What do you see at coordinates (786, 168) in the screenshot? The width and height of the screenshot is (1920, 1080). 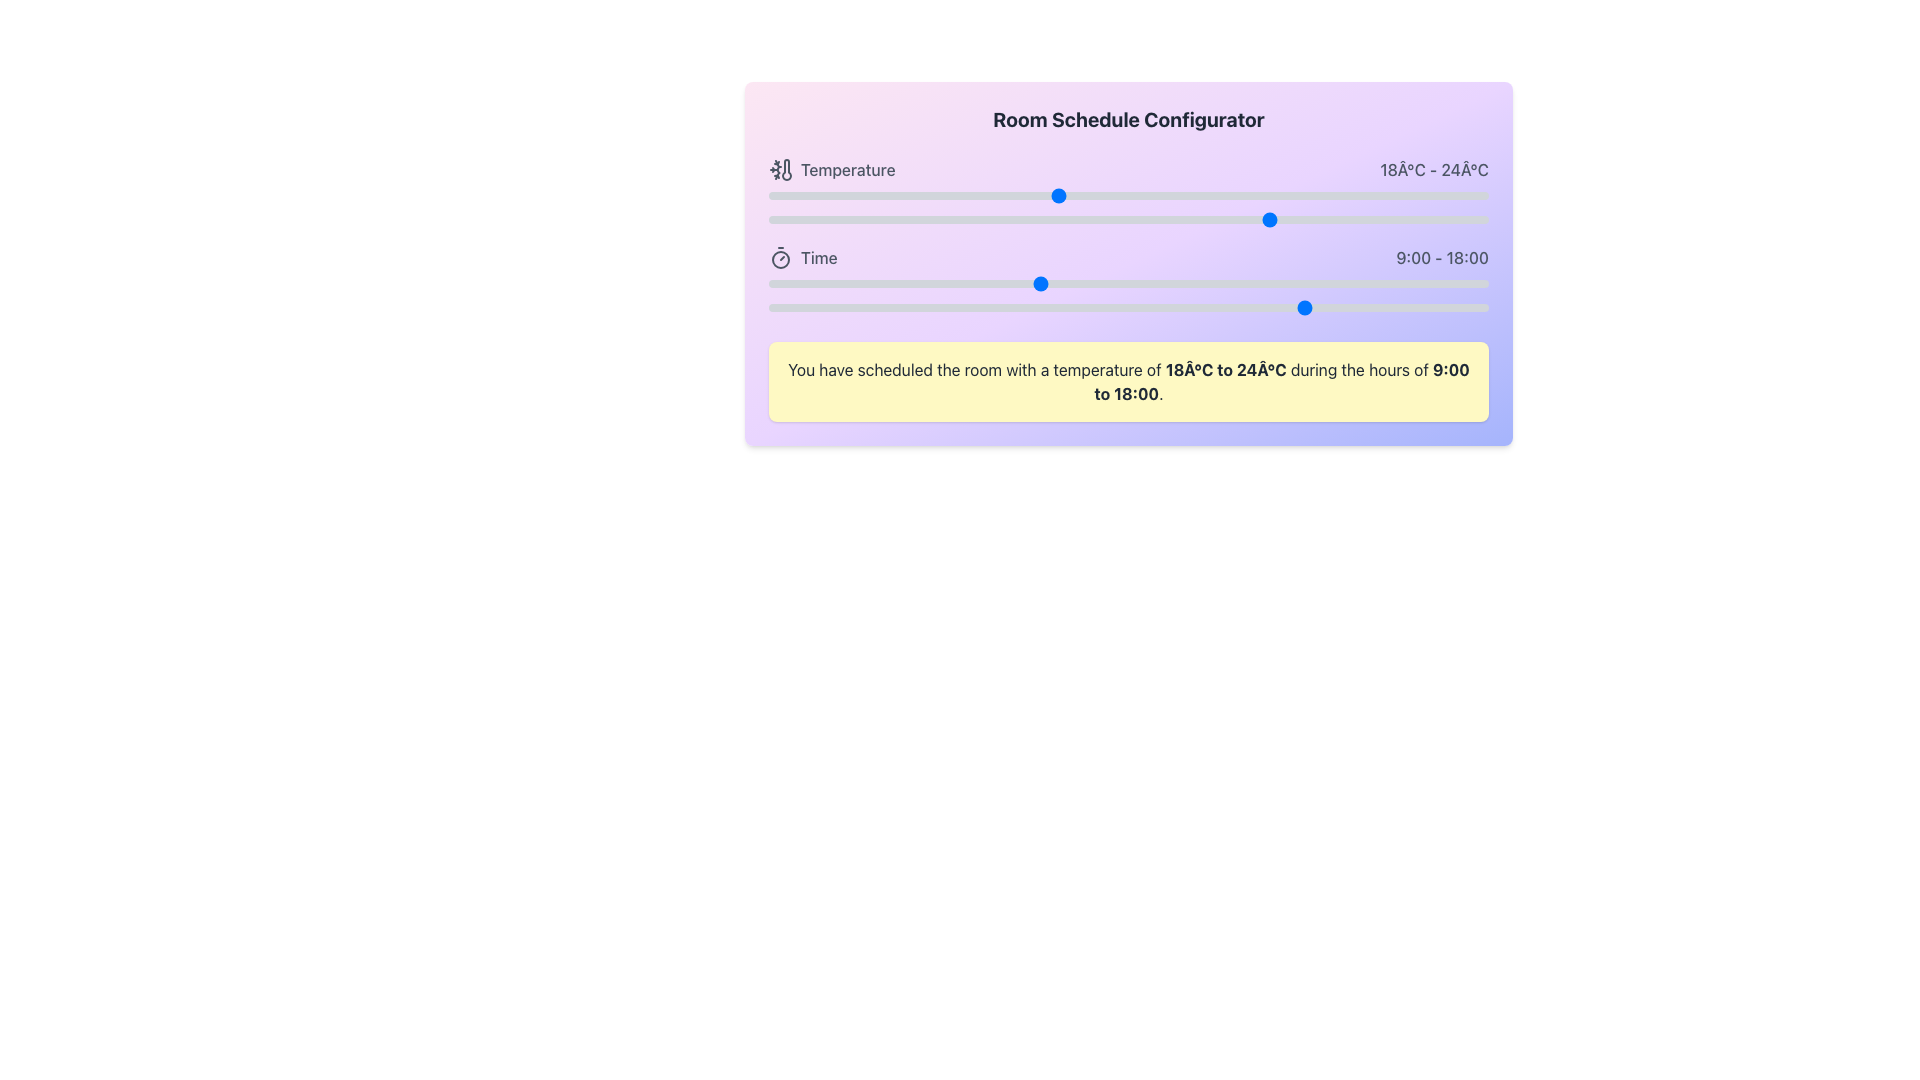 I see `the bulb-like silhouette icon located to the left of the 'Temperature' label in the first row of the card-like structure` at bounding box center [786, 168].